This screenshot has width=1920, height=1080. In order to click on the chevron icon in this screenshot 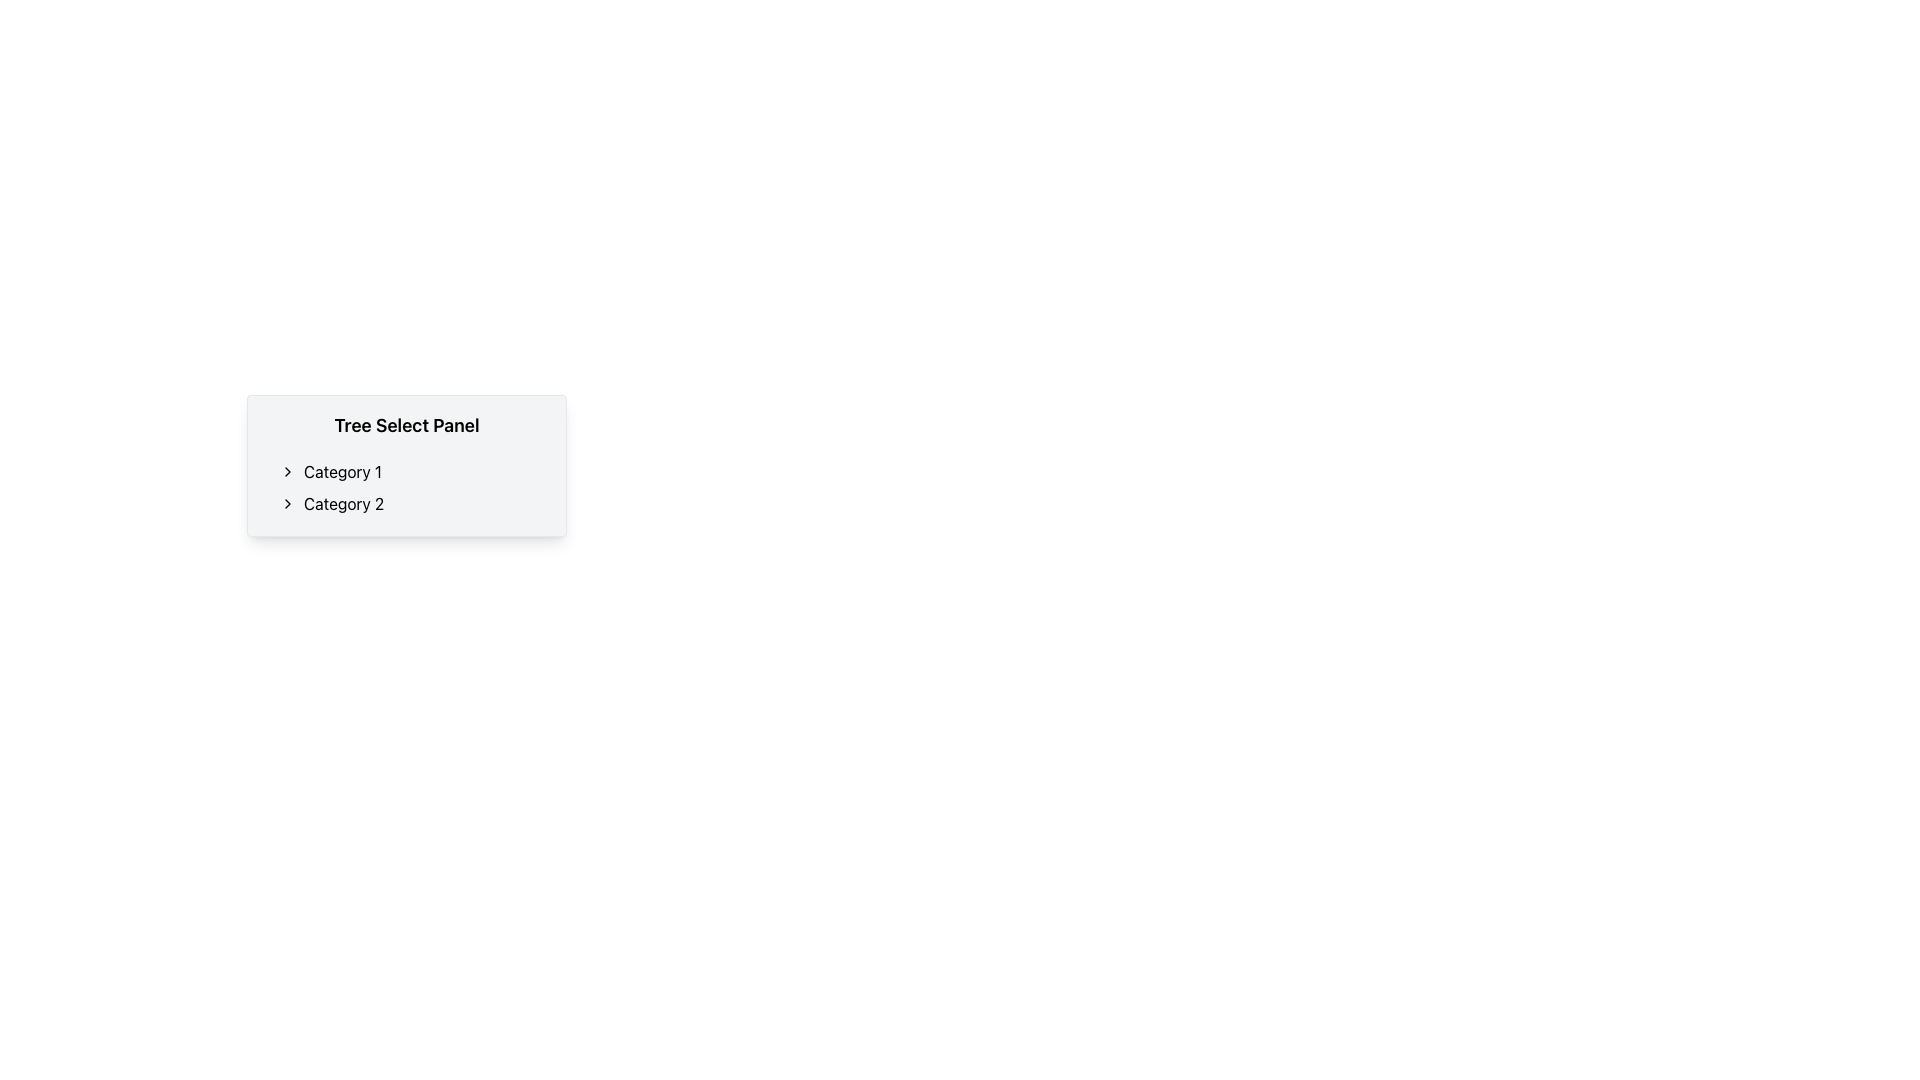, I will do `click(287, 471)`.